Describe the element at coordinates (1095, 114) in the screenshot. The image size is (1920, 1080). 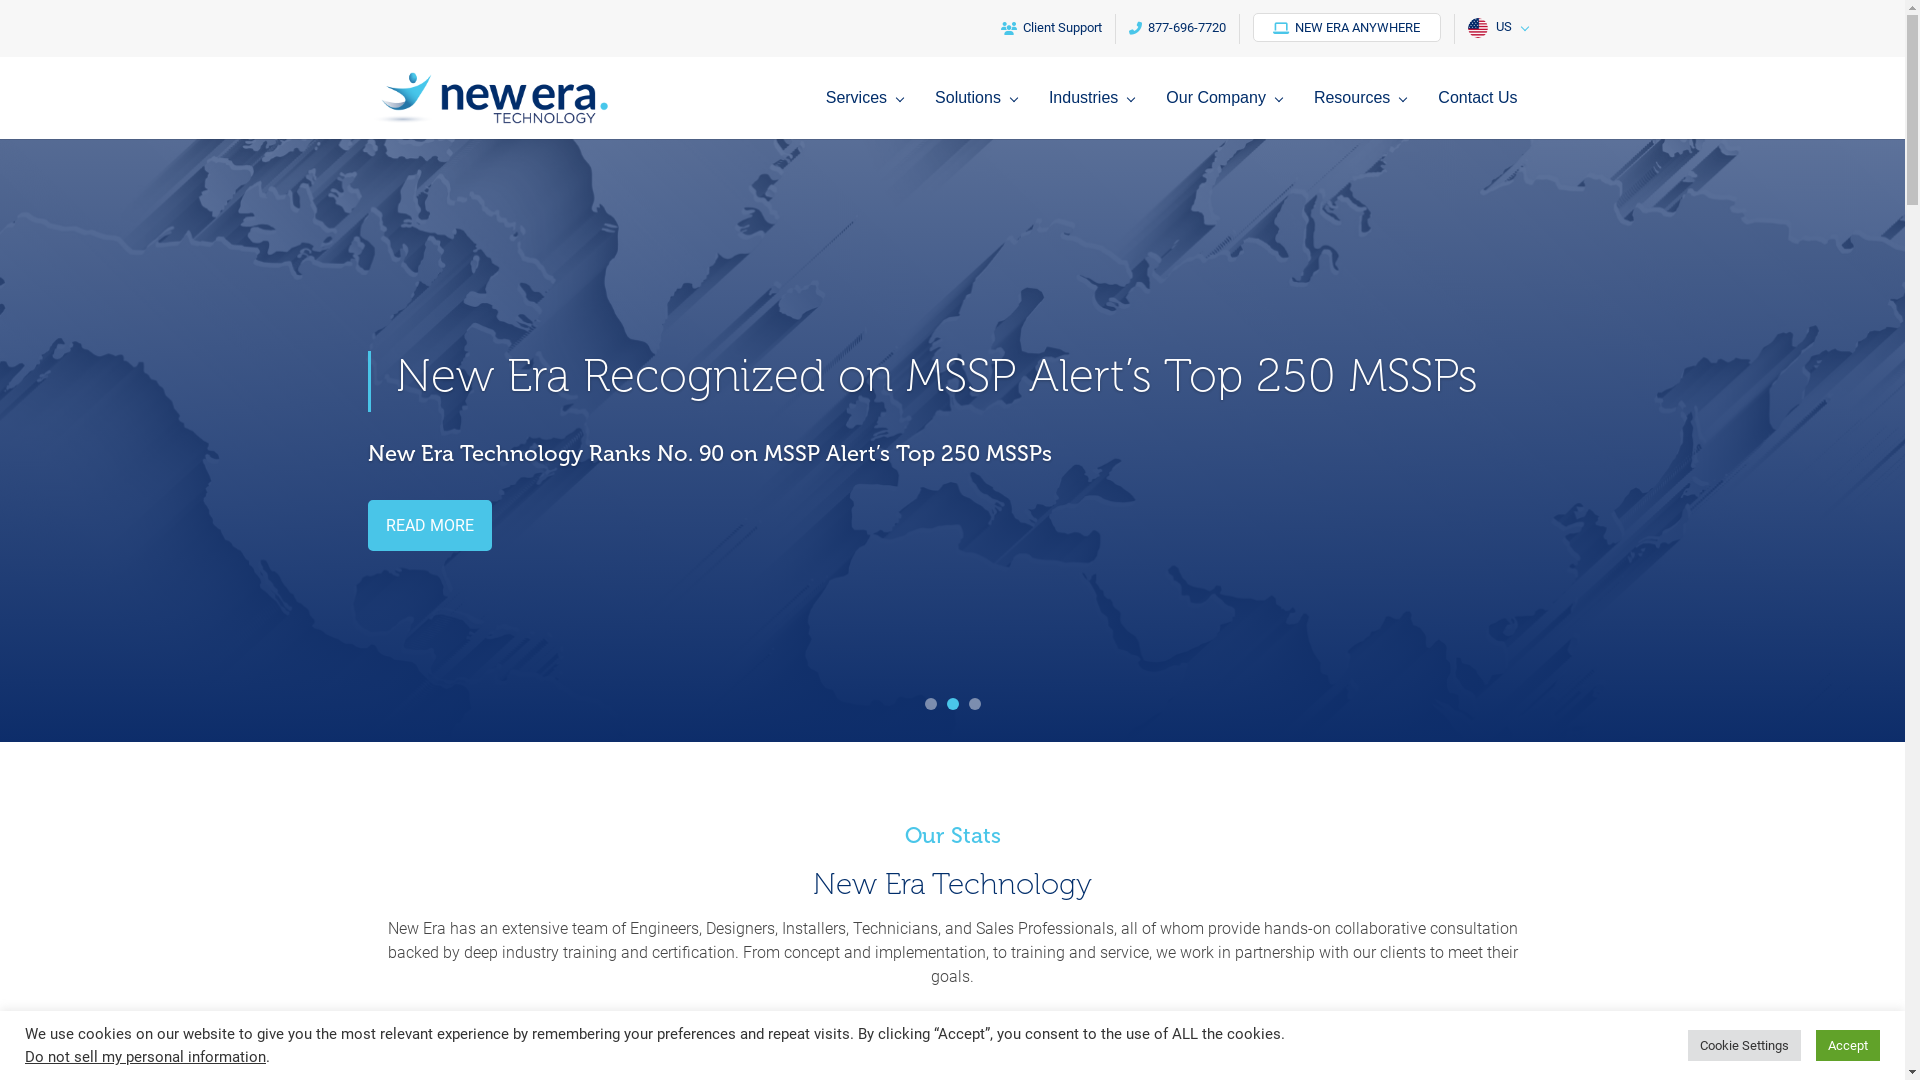
I see `'Industries'` at that location.